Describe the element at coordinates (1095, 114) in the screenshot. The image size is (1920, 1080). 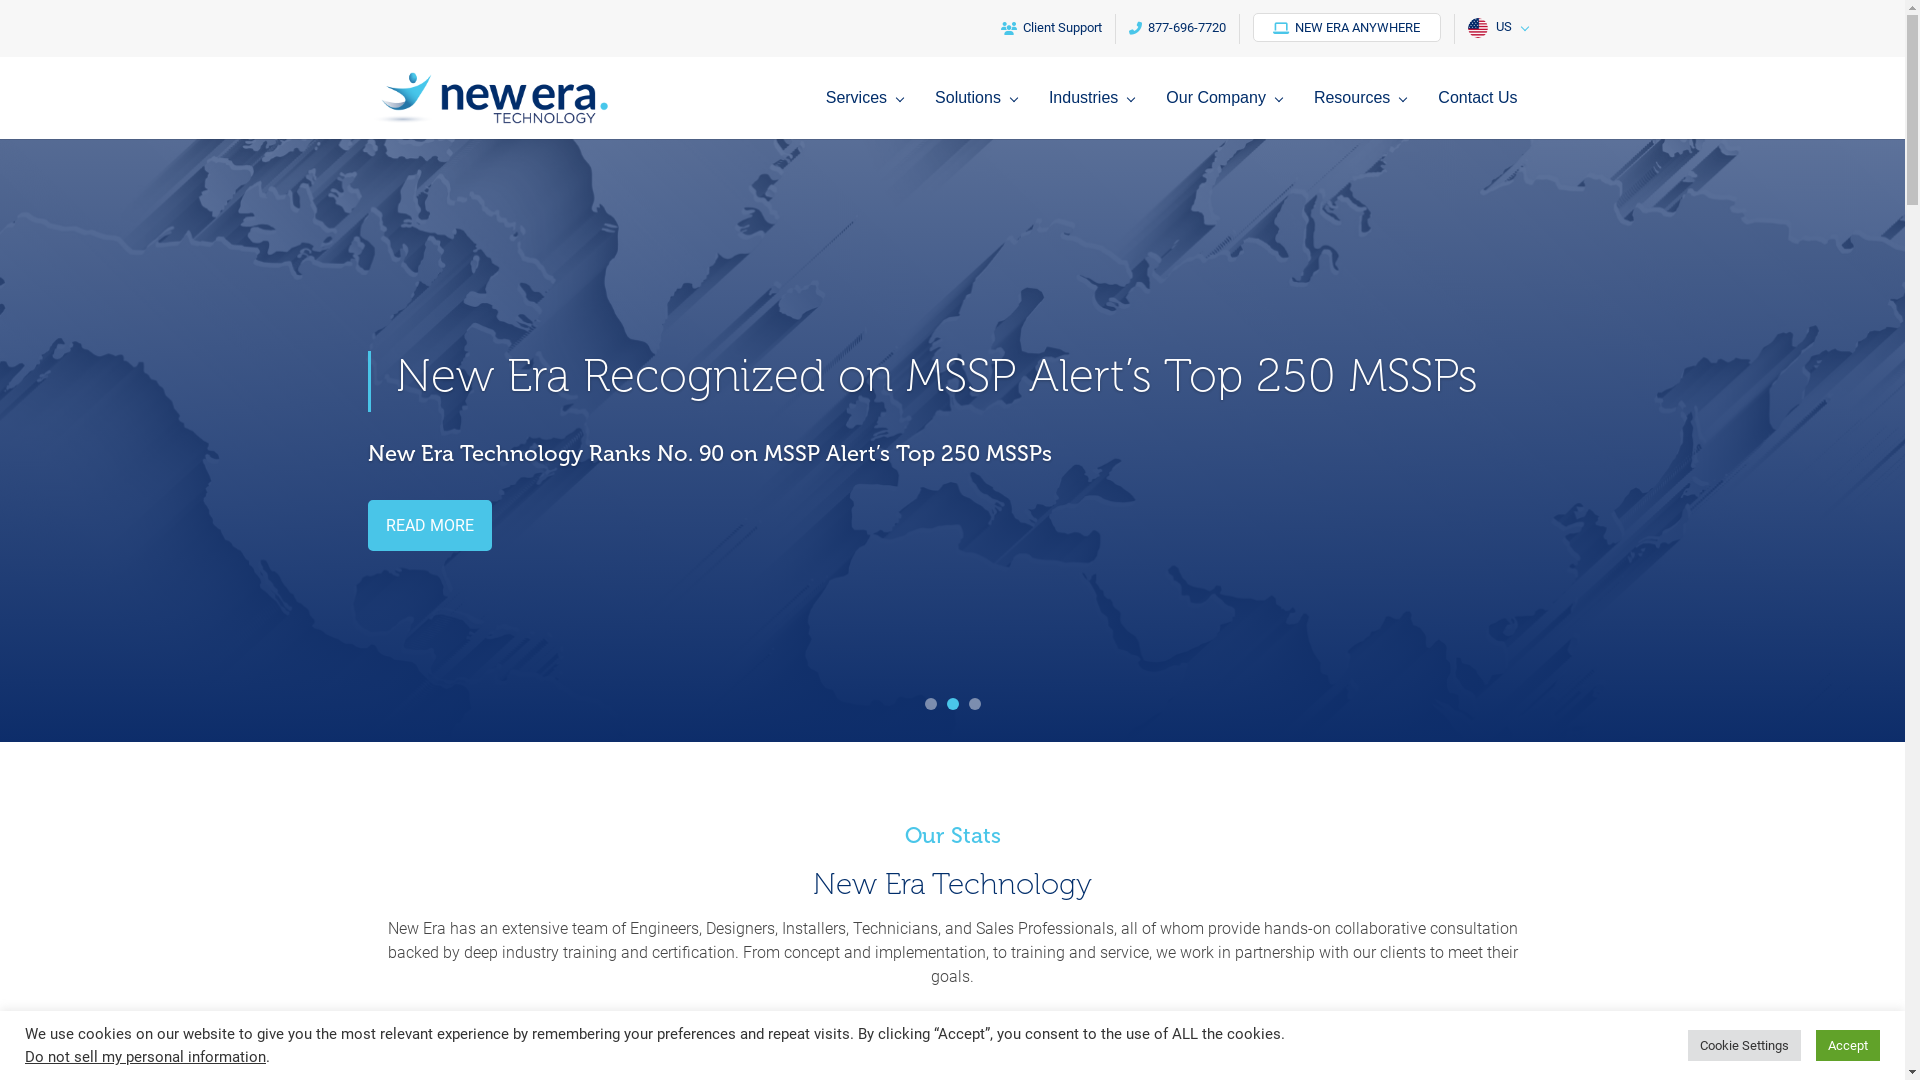
I see `'Industries'` at that location.